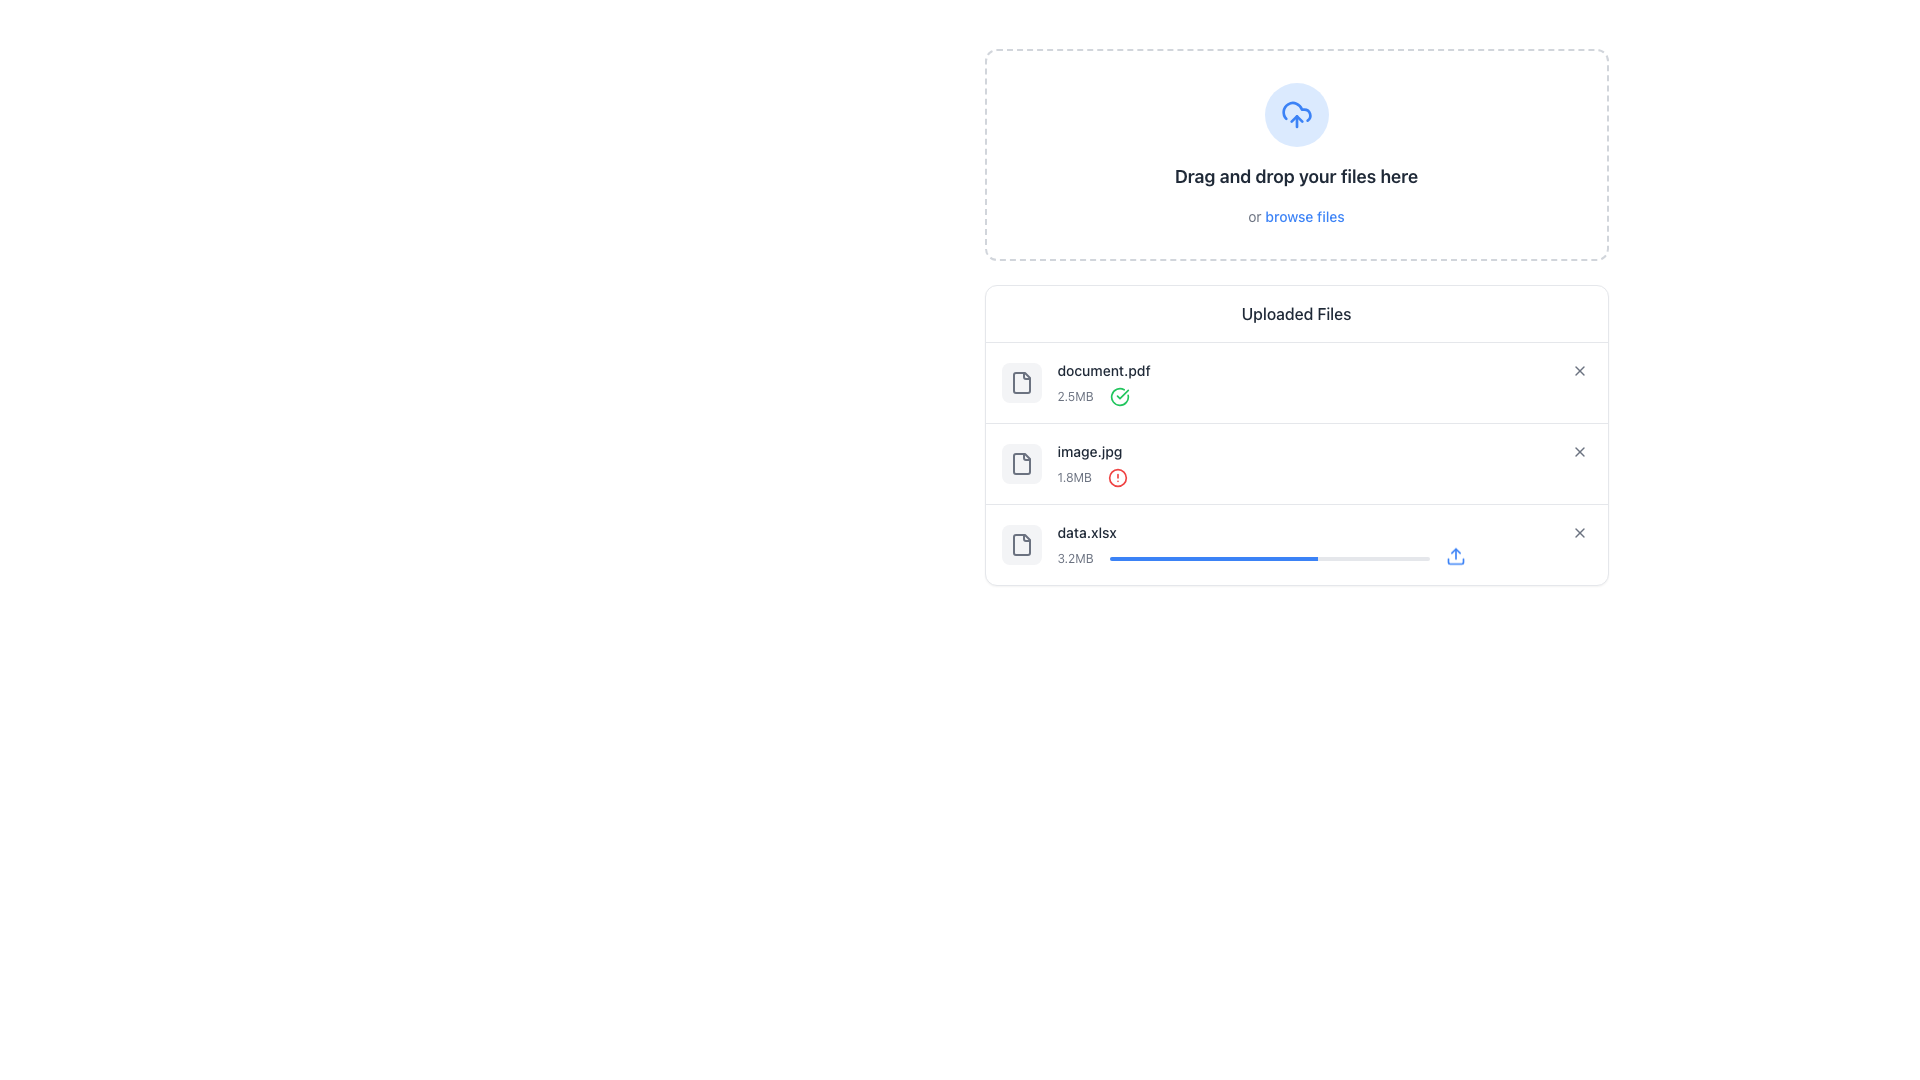 This screenshot has width=1920, height=1080. Describe the element at coordinates (1296, 313) in the screenshot. I see `the text label that indicates the section for uploaded files, positioned at the top center of the file-related information area` at that location.